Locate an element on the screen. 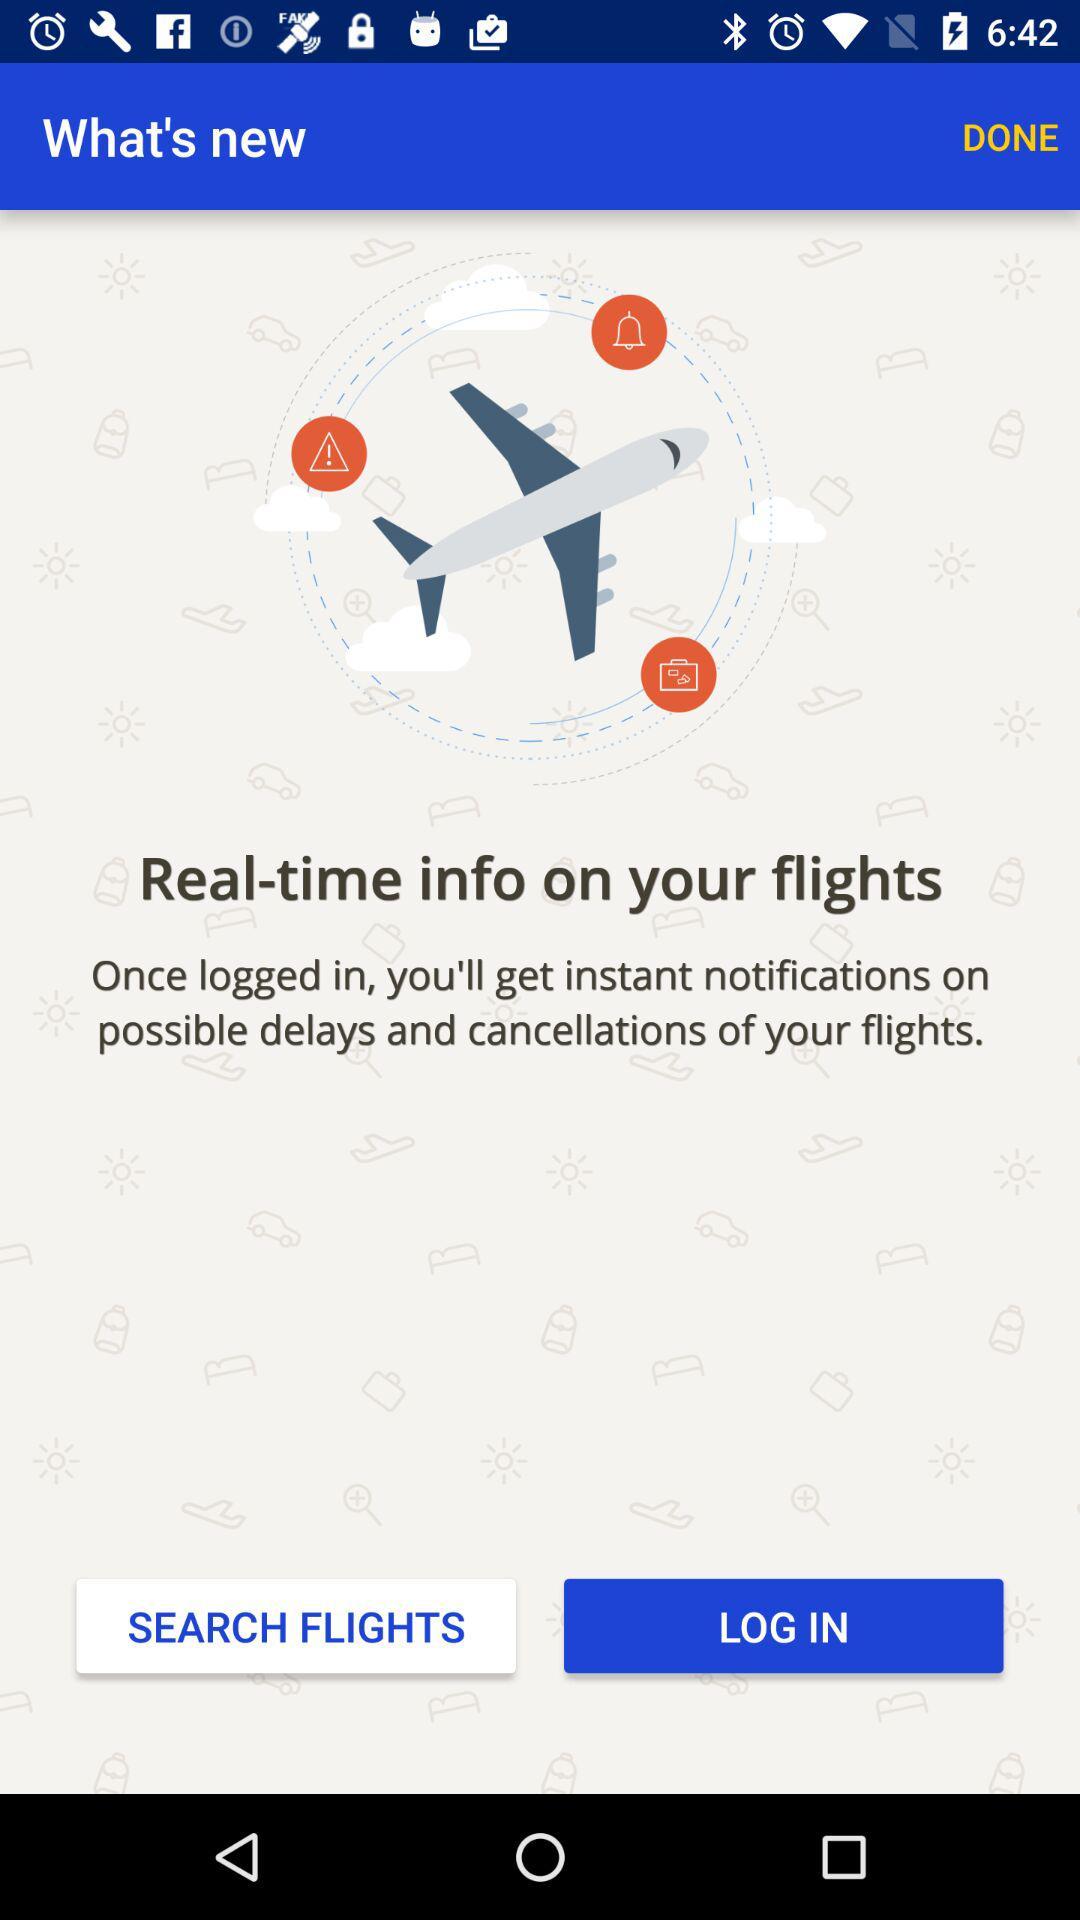 The height and width of the screenshot is (1920, 1080). the icon to the left of the log in item is located at coordinates (296, 1626).